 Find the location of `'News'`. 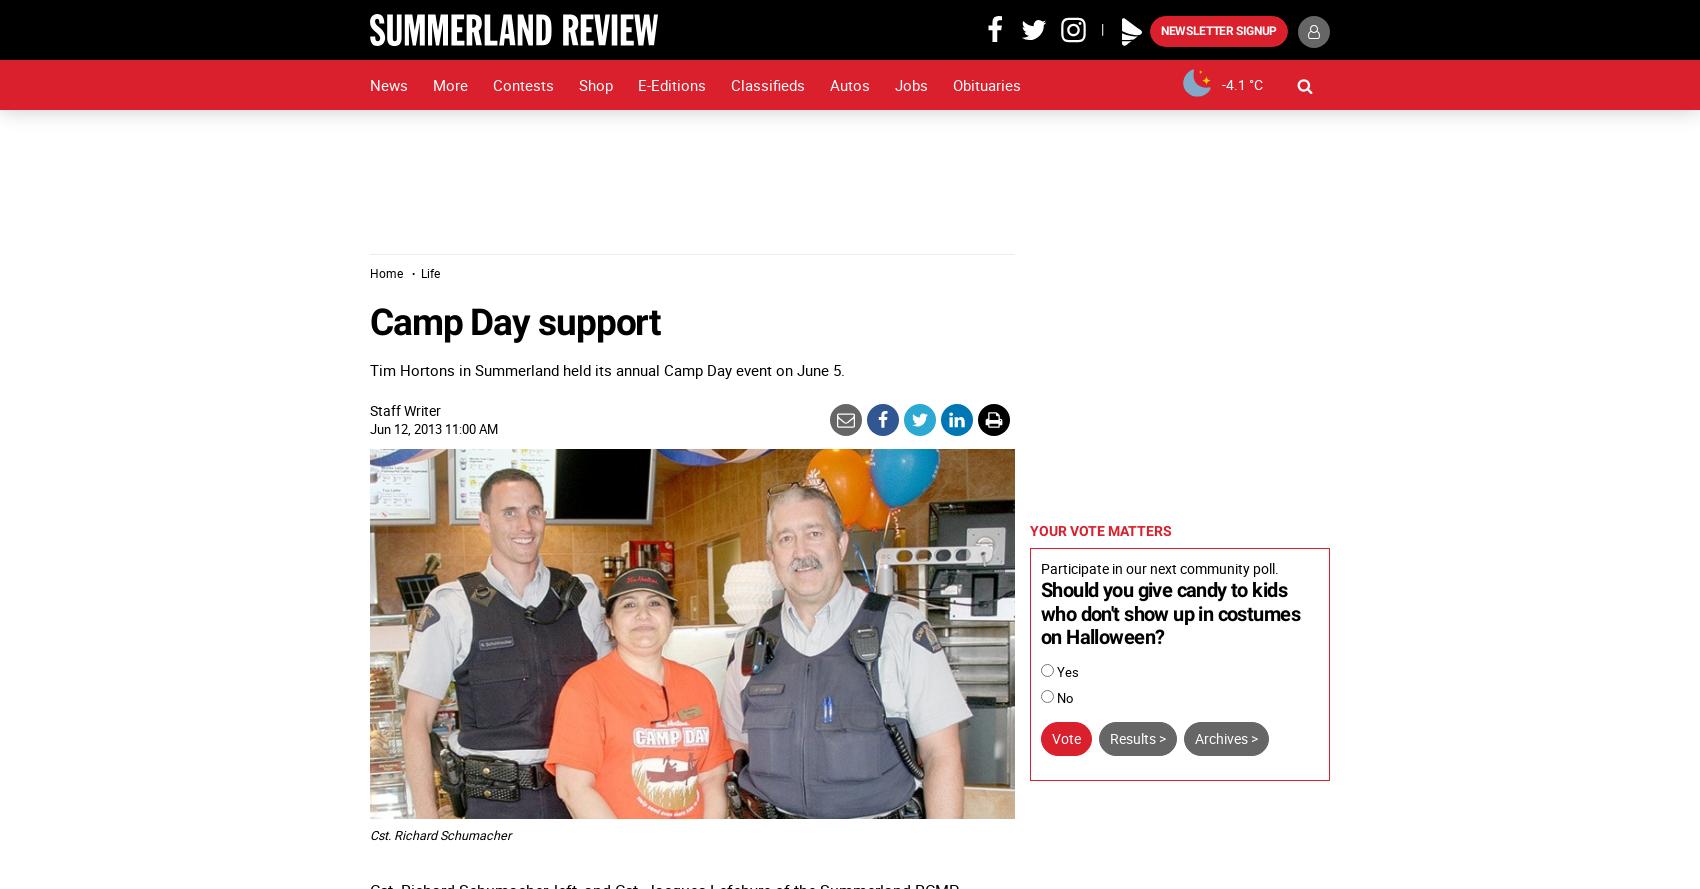

'News' is located at coordinates (387, 83).